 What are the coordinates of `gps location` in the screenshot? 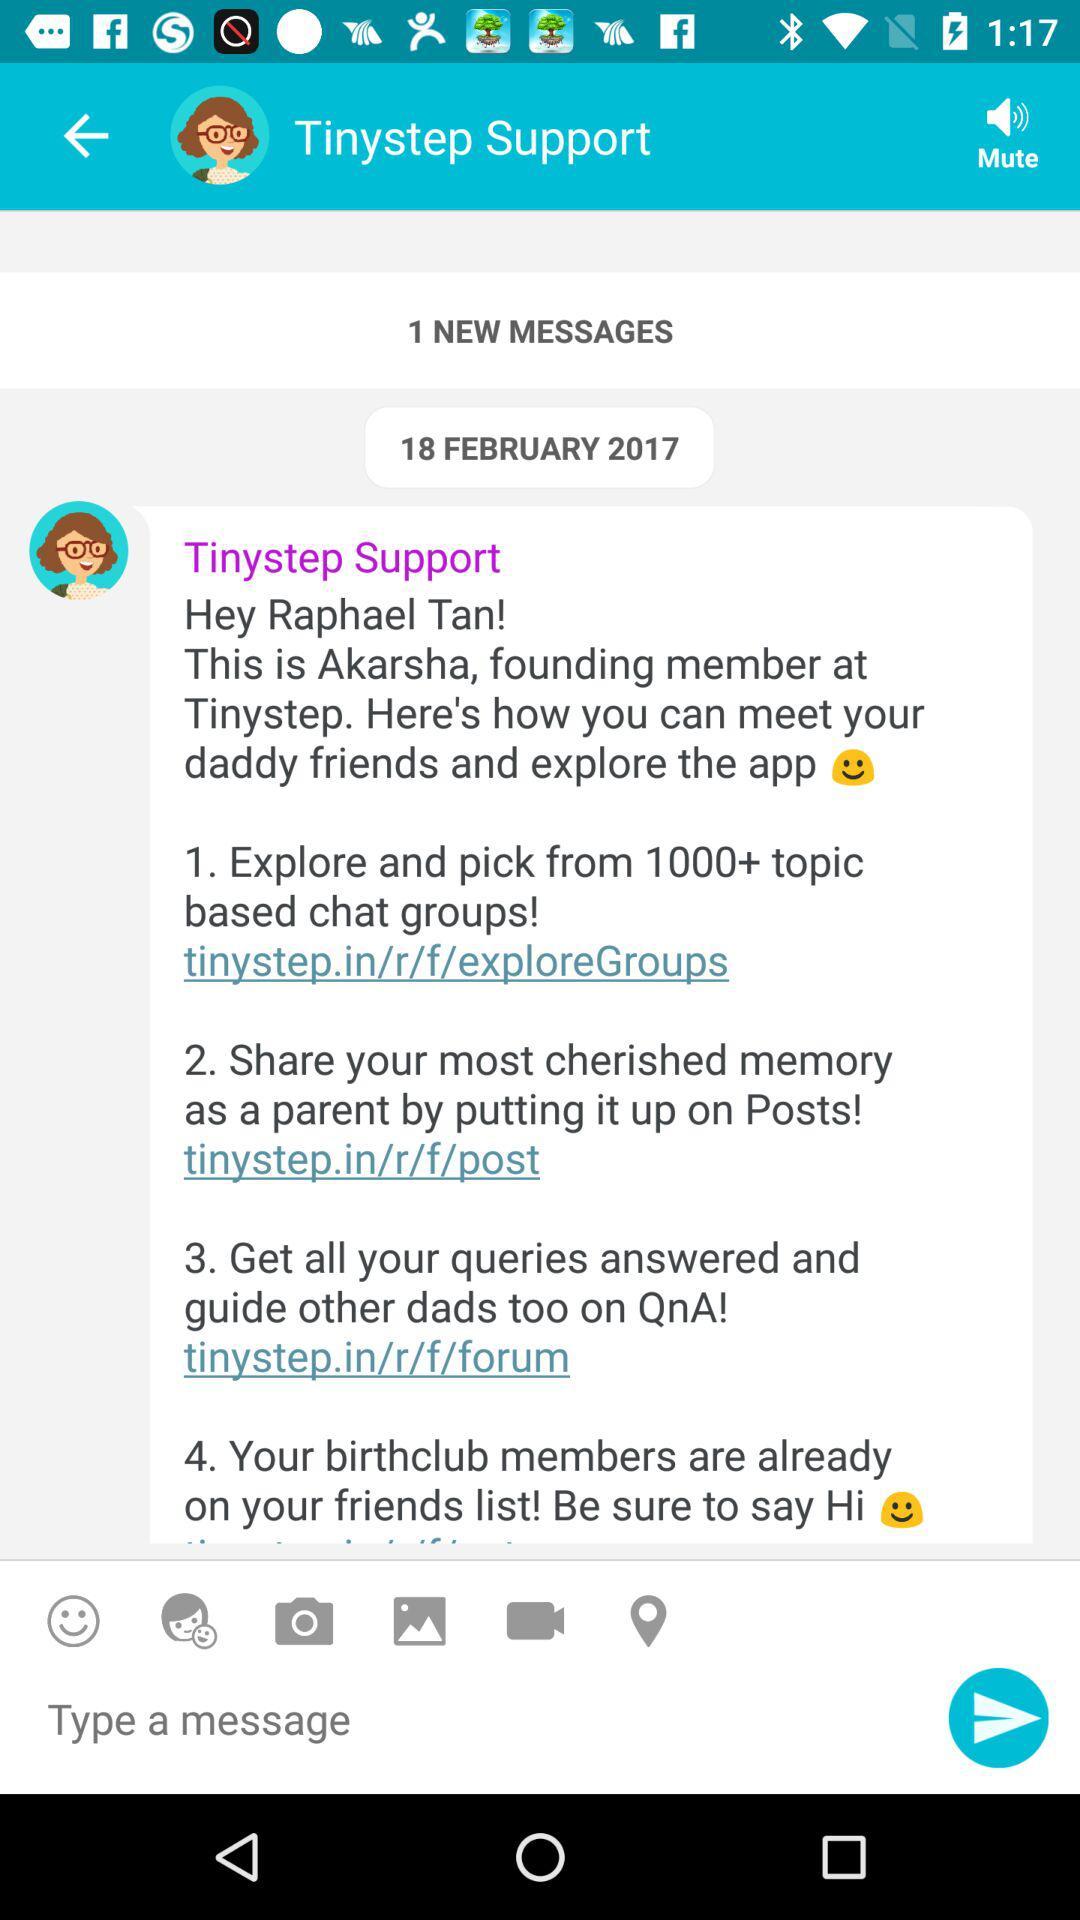 It's located at (651, 1621).